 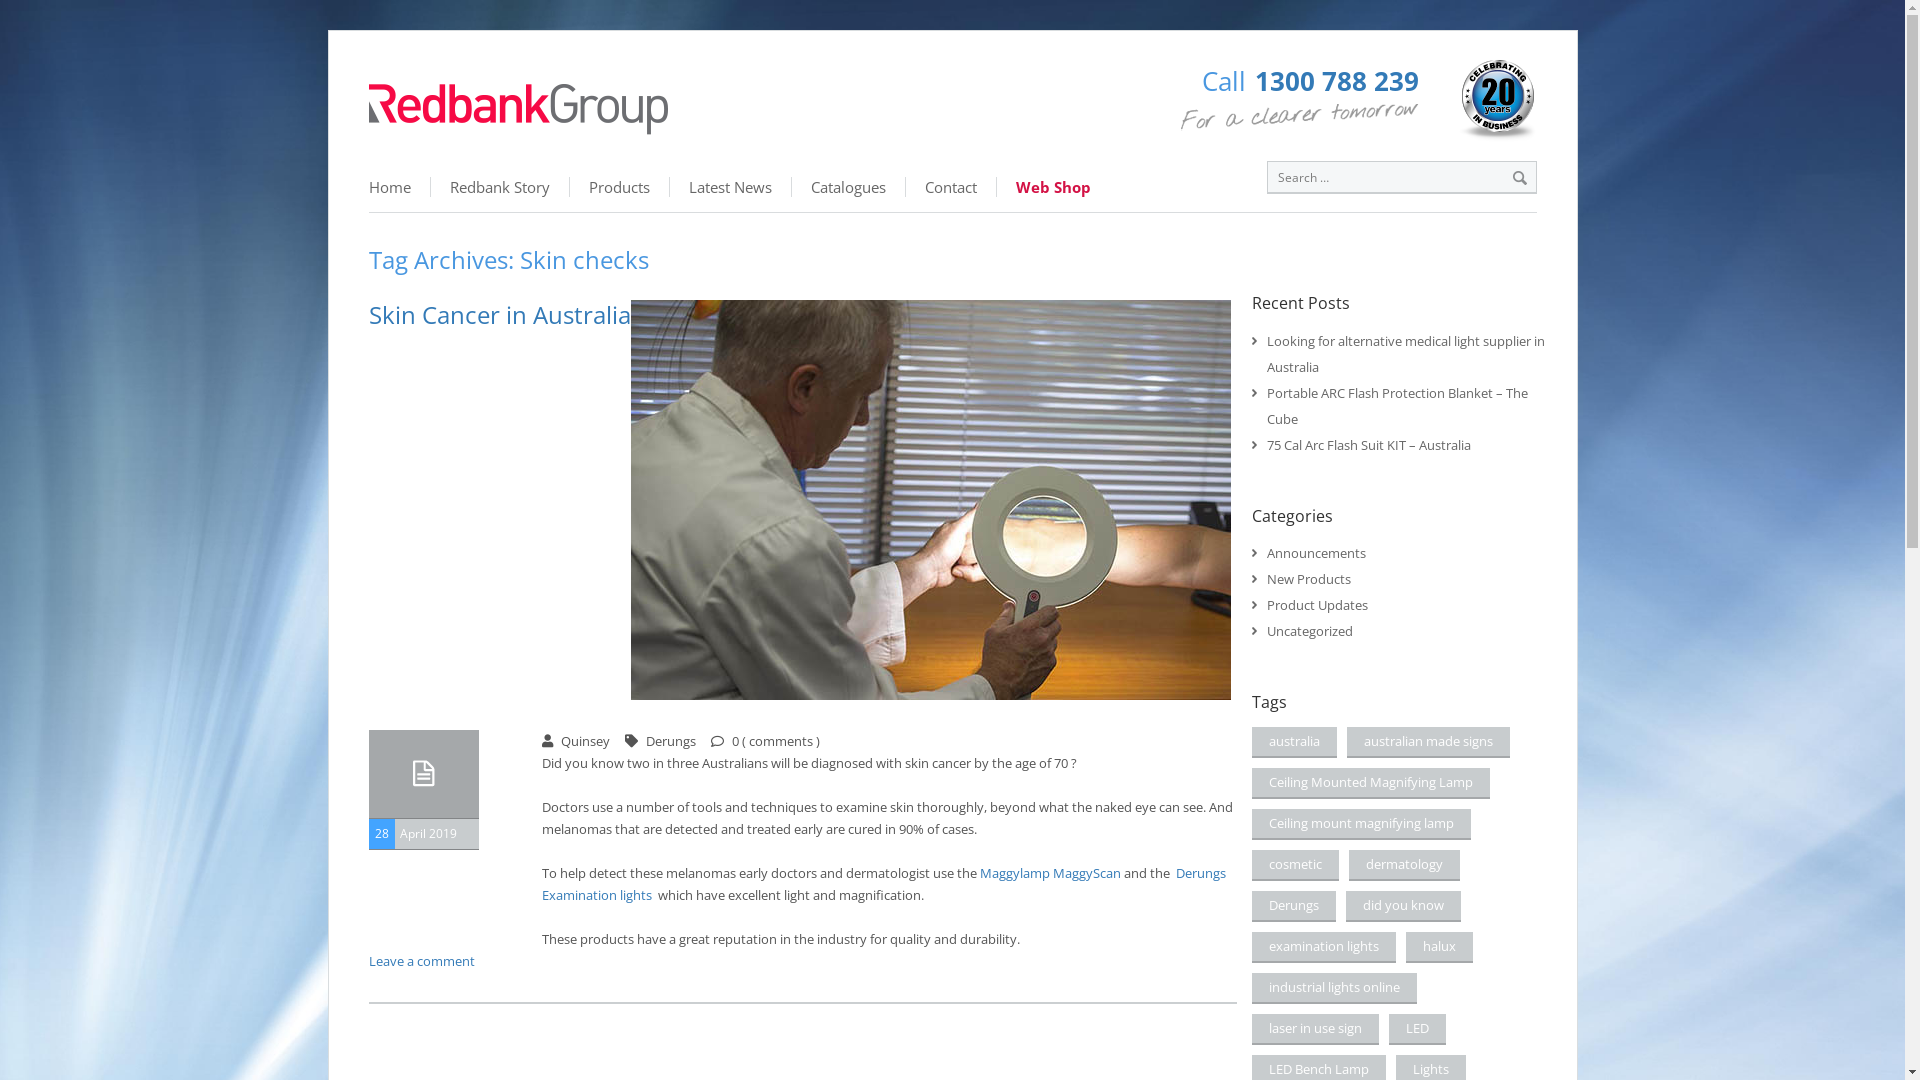 I want to click on 'australia', so click(x=1294, y=742).